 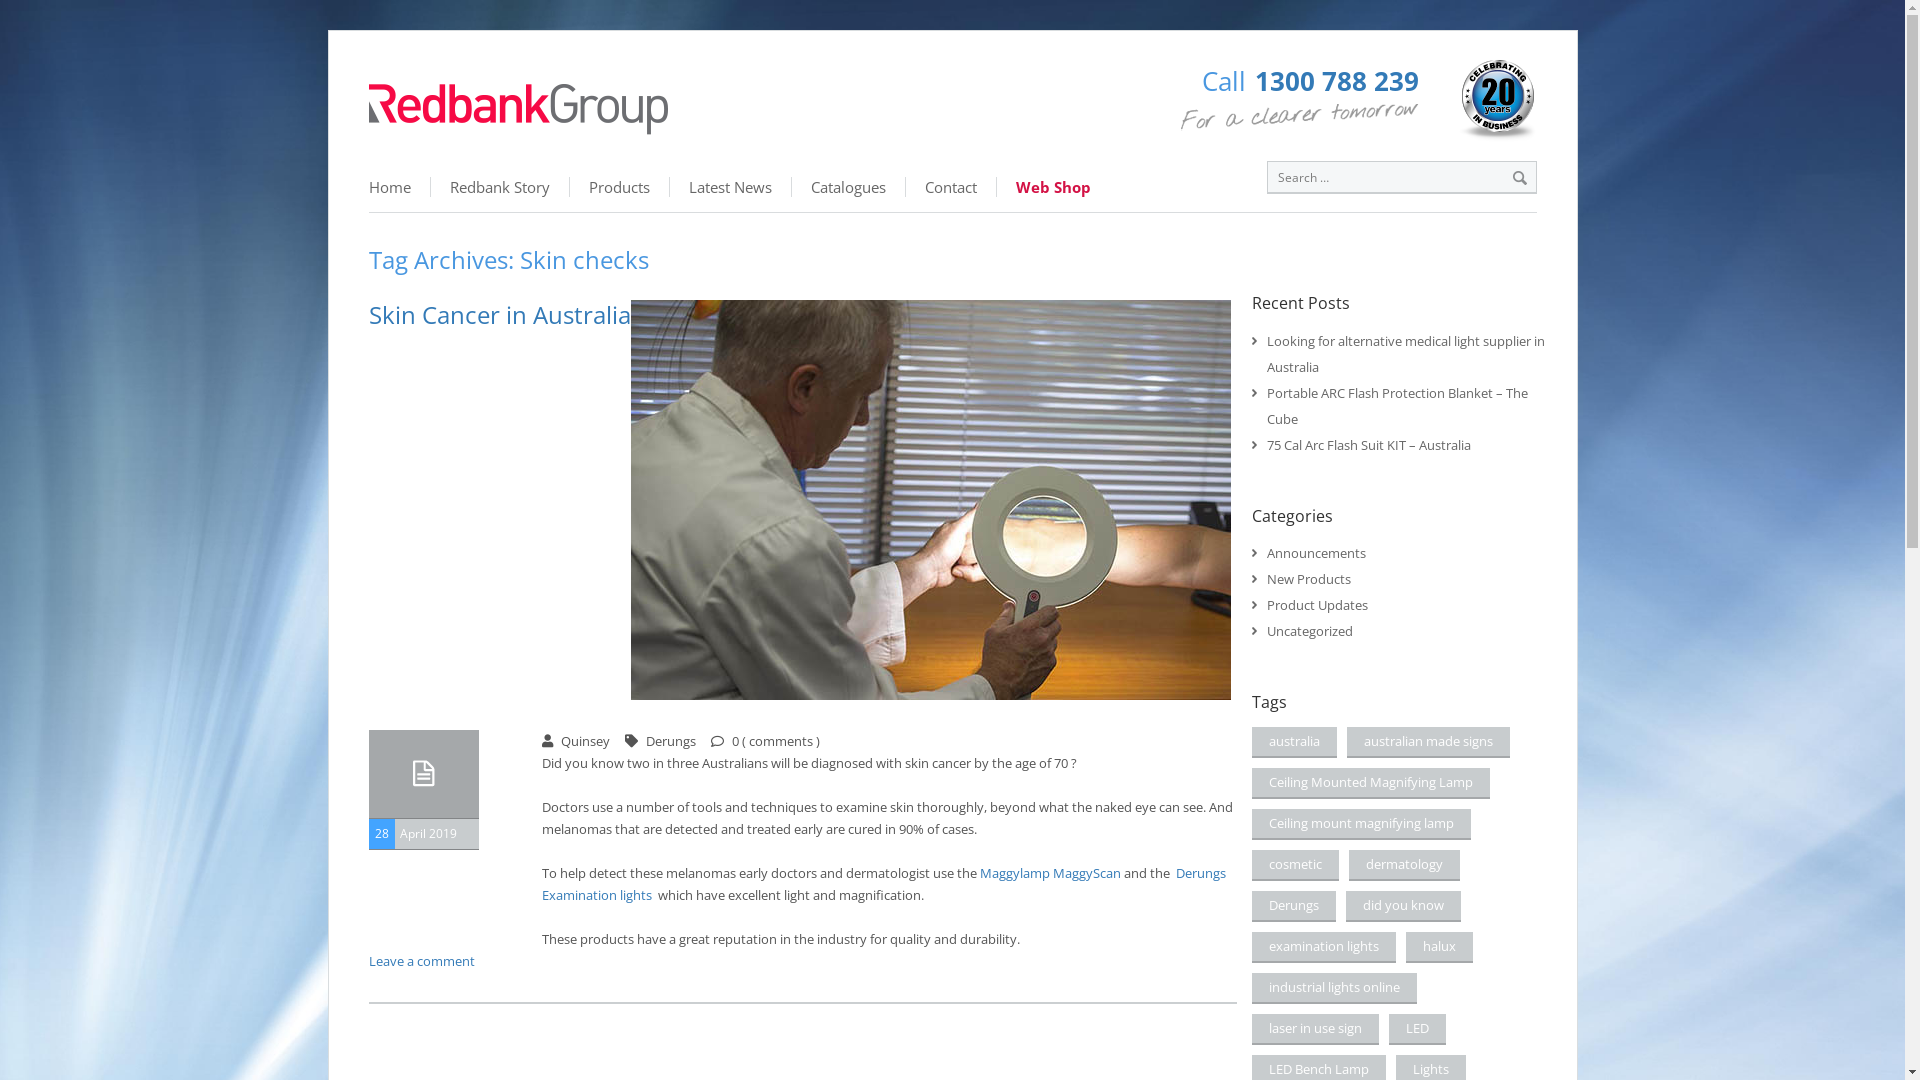 I want to click on 'australia', so click(x=1294, y=742).